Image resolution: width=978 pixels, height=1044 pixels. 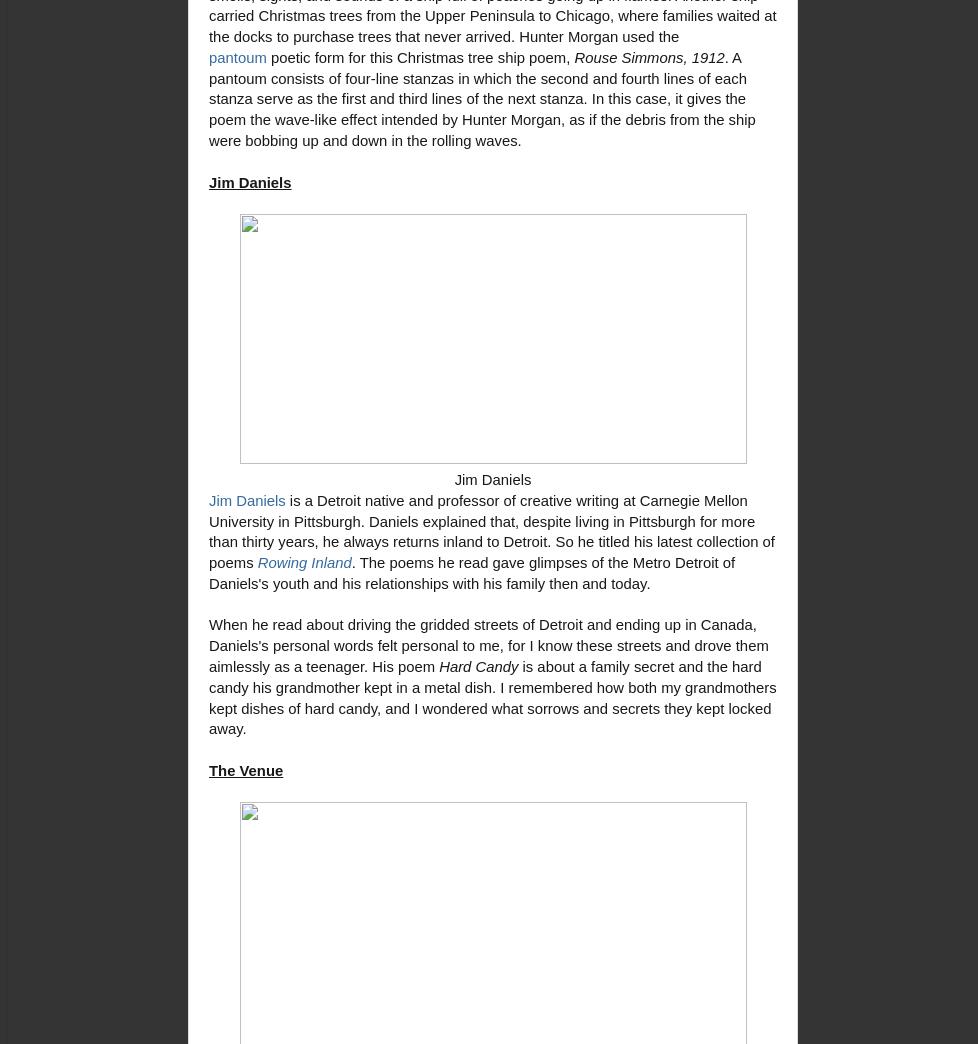 What do you see at coordinates (208, 56) in the screenshot?
I see `'pantoum'` at bounding box center [208, 56].